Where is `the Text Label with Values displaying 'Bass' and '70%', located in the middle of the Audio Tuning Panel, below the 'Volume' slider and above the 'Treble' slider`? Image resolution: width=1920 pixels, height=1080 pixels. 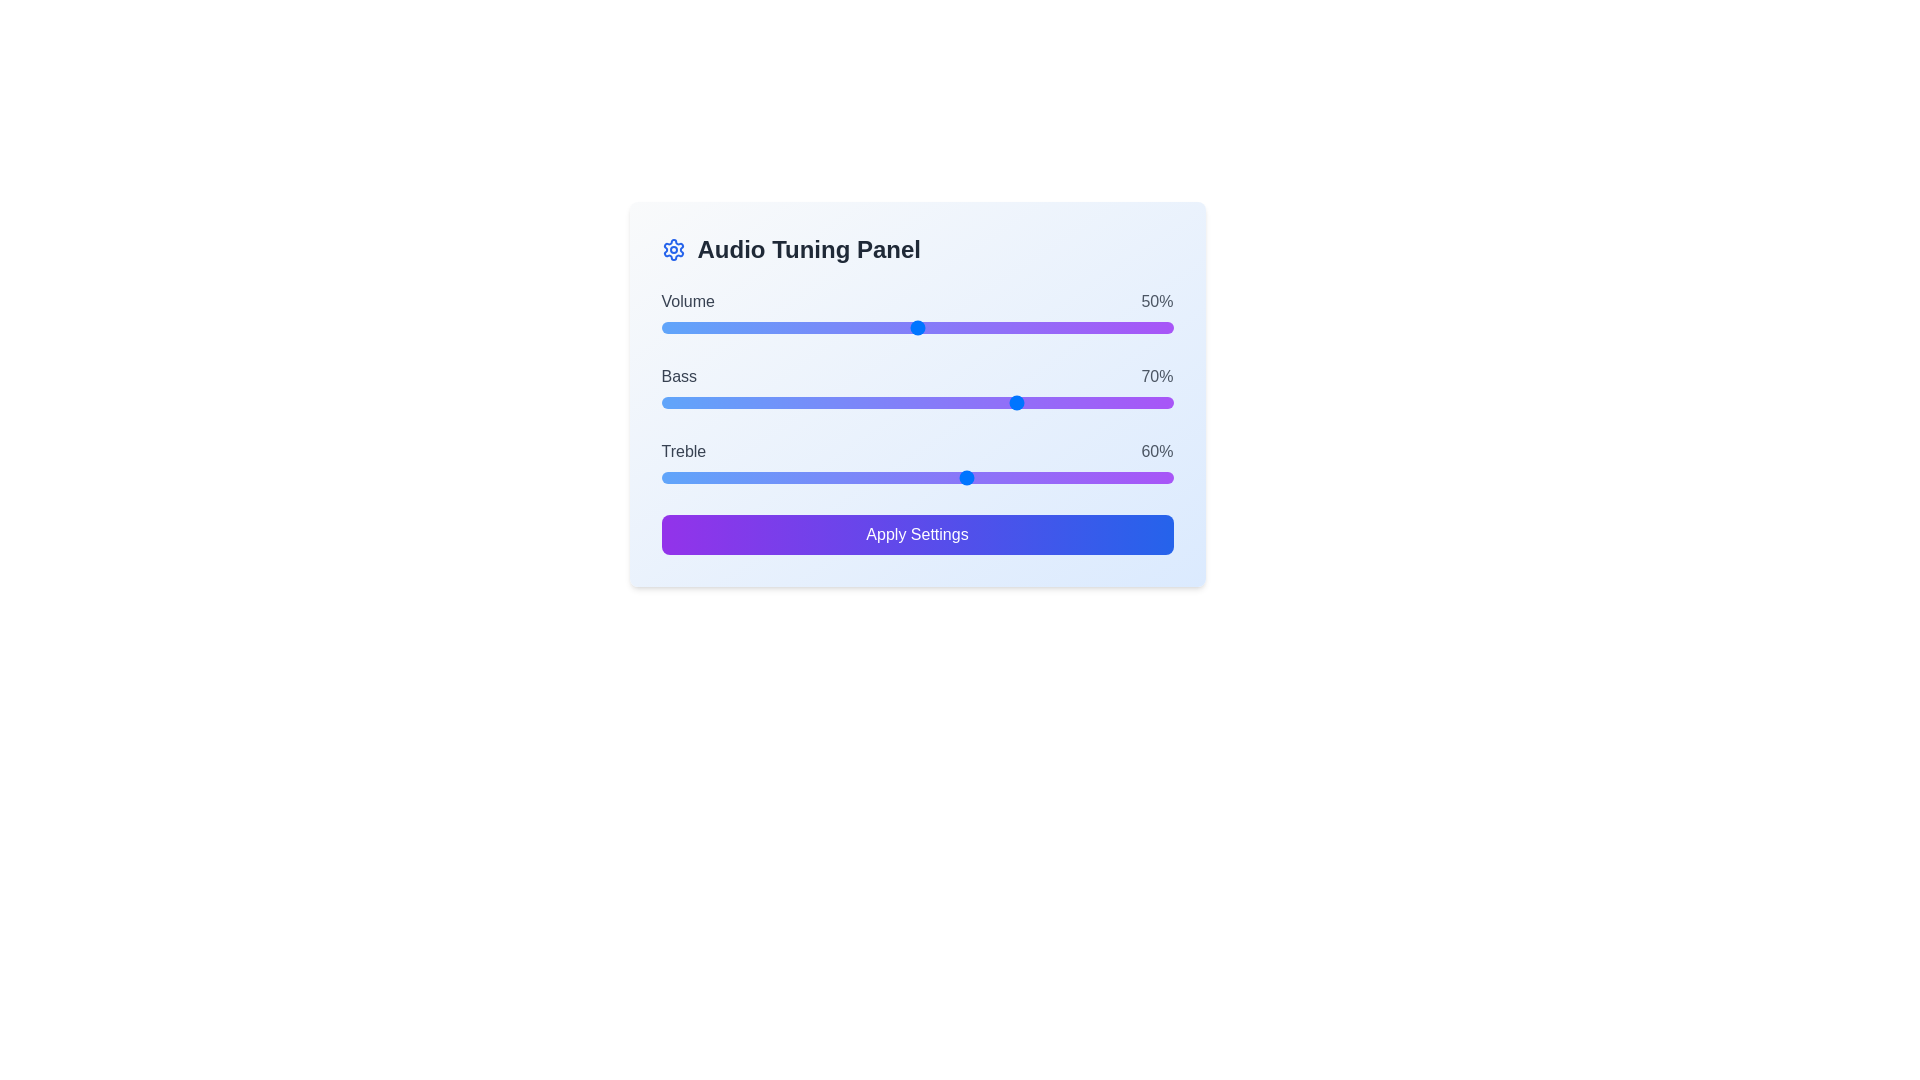
the Text Label with Values displaying 'Bass' and '70%', located in the middle of the Audio Tuning Panel, below the 'Volume' slider and above the 'Treble' slider is located at coordinates (916, 377).